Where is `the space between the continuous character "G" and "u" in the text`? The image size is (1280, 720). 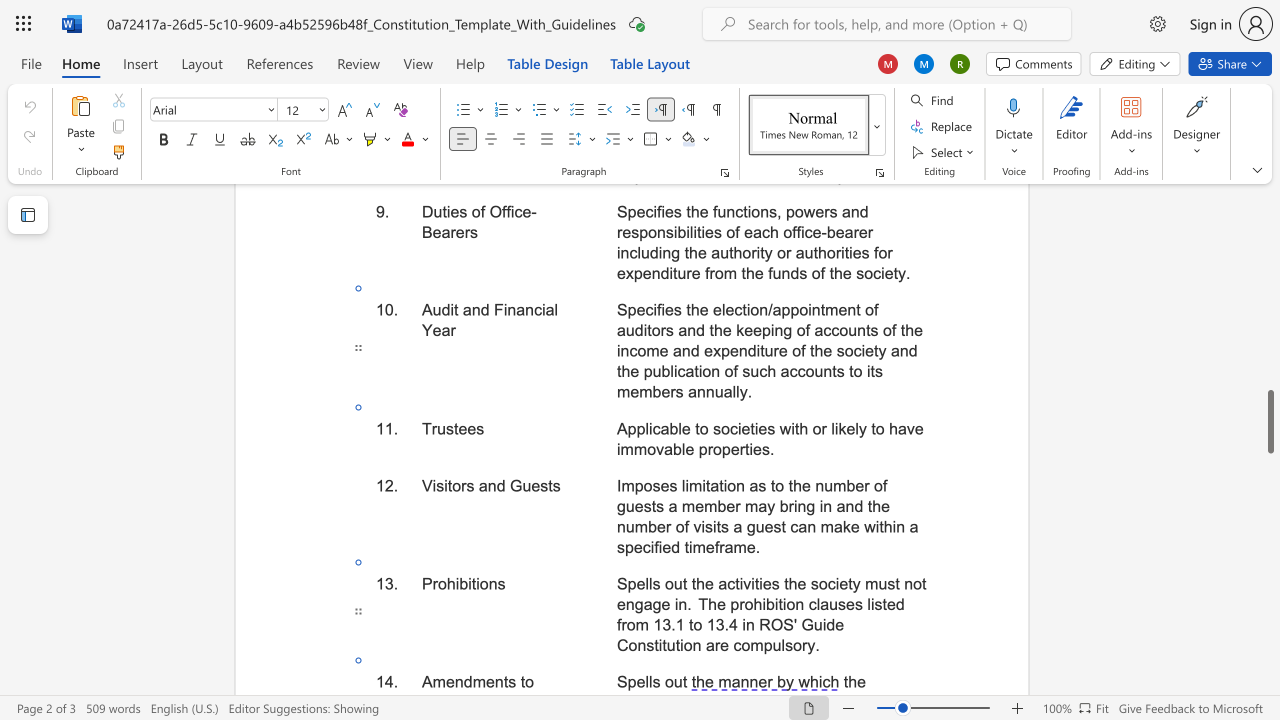
the space between the continuous character "G" and "u" in the text is located at coordinates (521, 486).